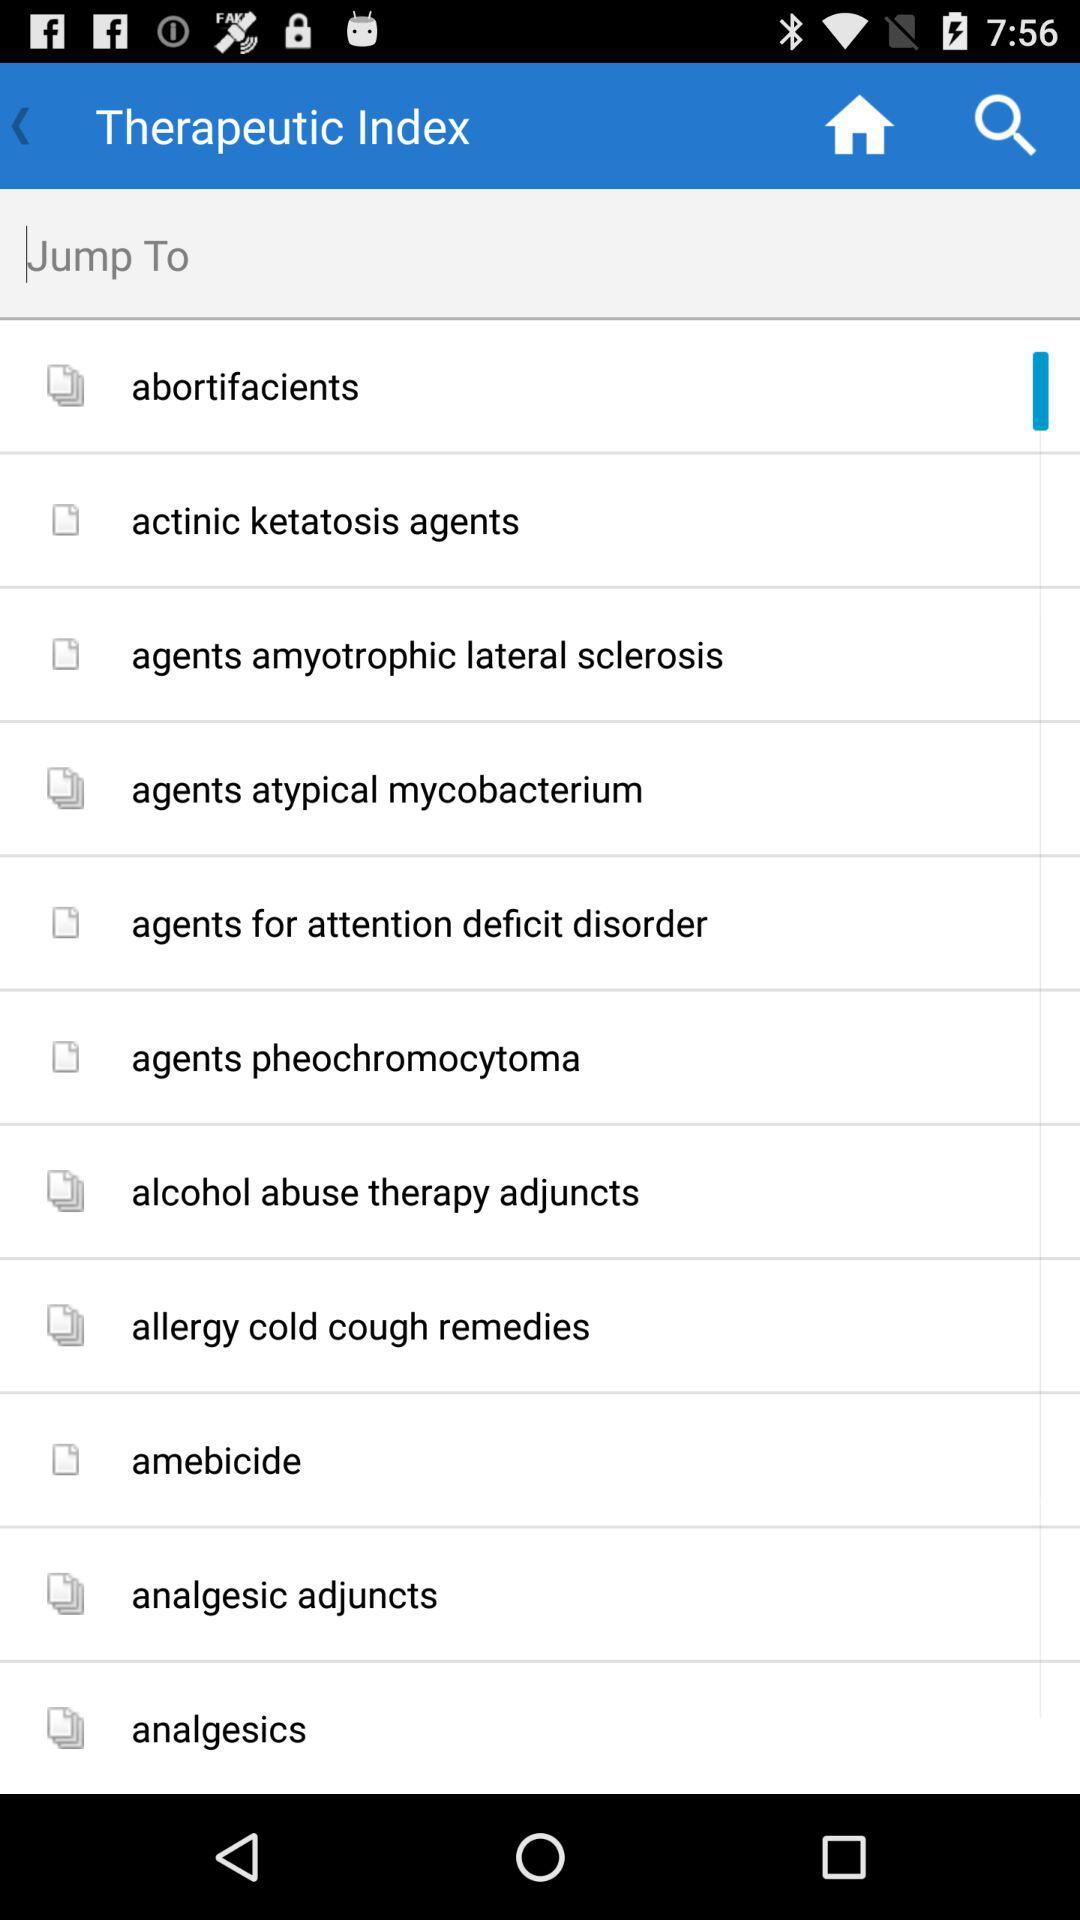  What do you see at coordinates (64, 787) in the screenshot?
I see `the 4th icon from the top` at bounding box center [64, 787].